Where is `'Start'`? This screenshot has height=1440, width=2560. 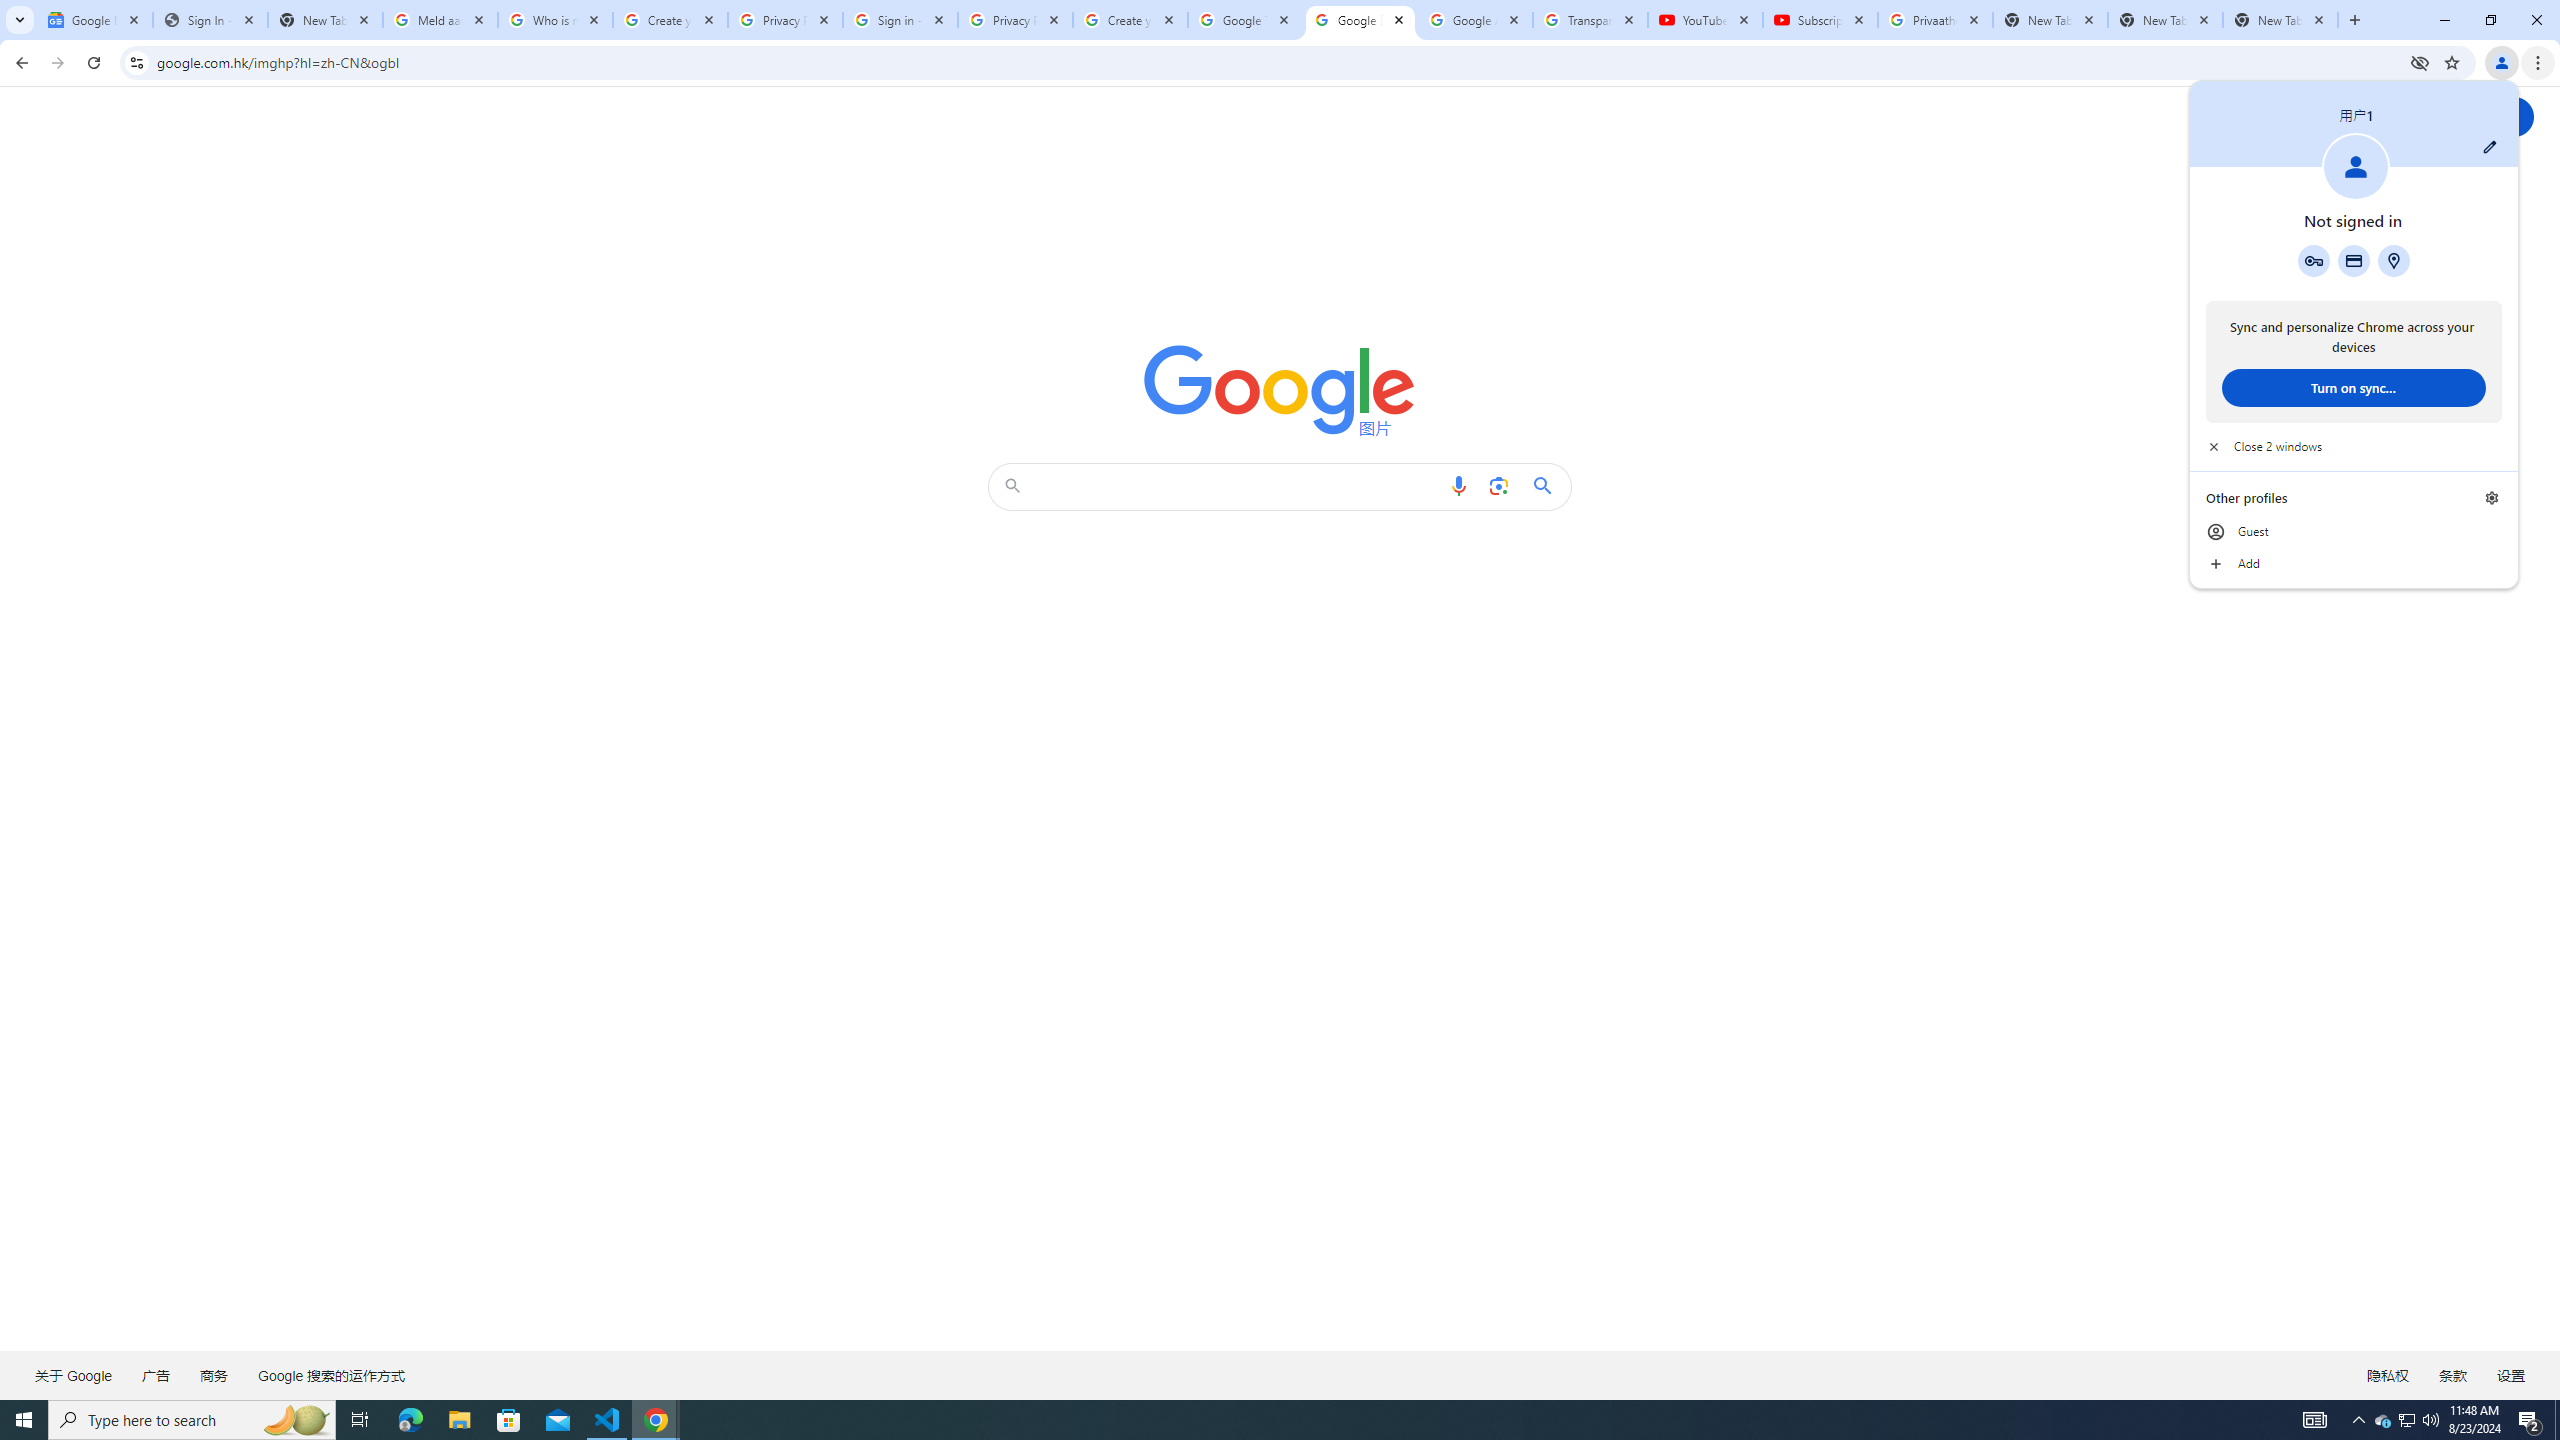 'Start' is located at coordinates (24, 1418).